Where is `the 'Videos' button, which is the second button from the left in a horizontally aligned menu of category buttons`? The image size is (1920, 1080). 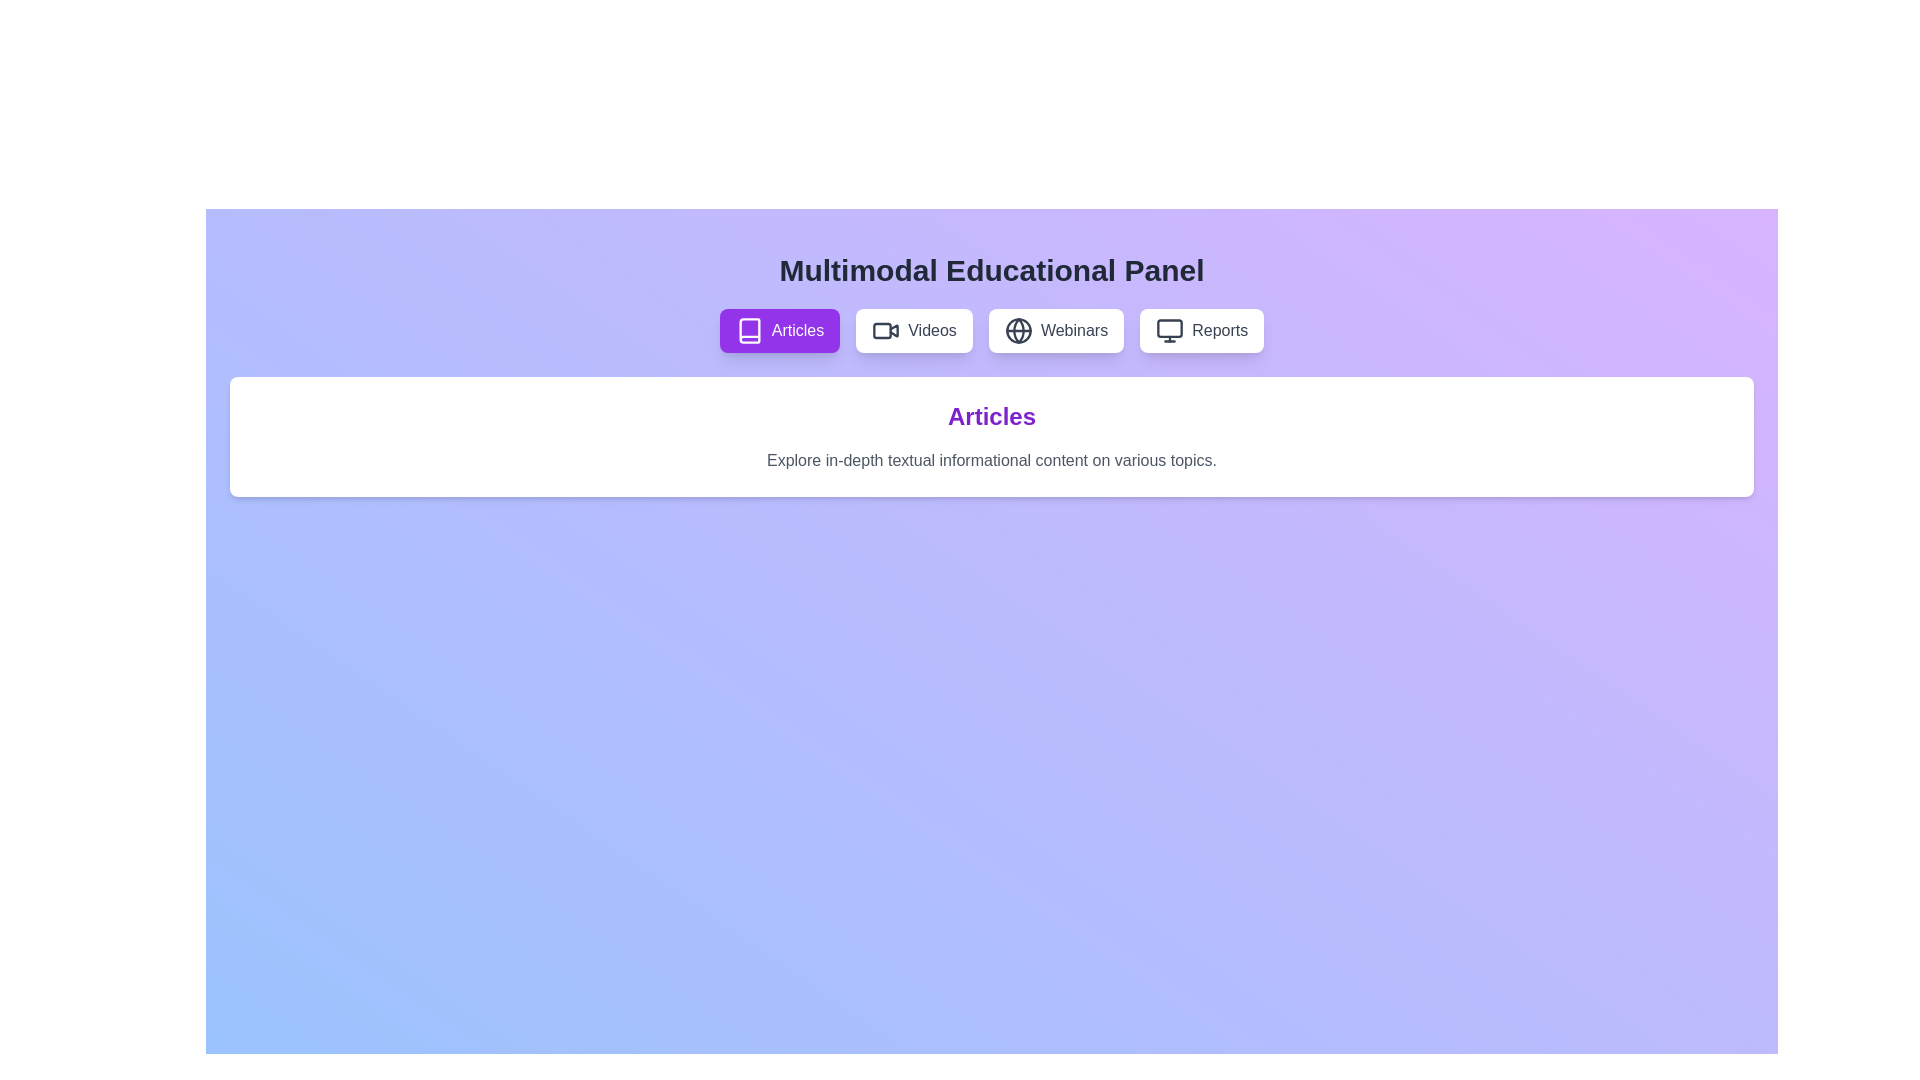 the 'Videos' button, which is the second button from the left in a horizontally aligned menu of category buttons is located at coordinates (931, 330).